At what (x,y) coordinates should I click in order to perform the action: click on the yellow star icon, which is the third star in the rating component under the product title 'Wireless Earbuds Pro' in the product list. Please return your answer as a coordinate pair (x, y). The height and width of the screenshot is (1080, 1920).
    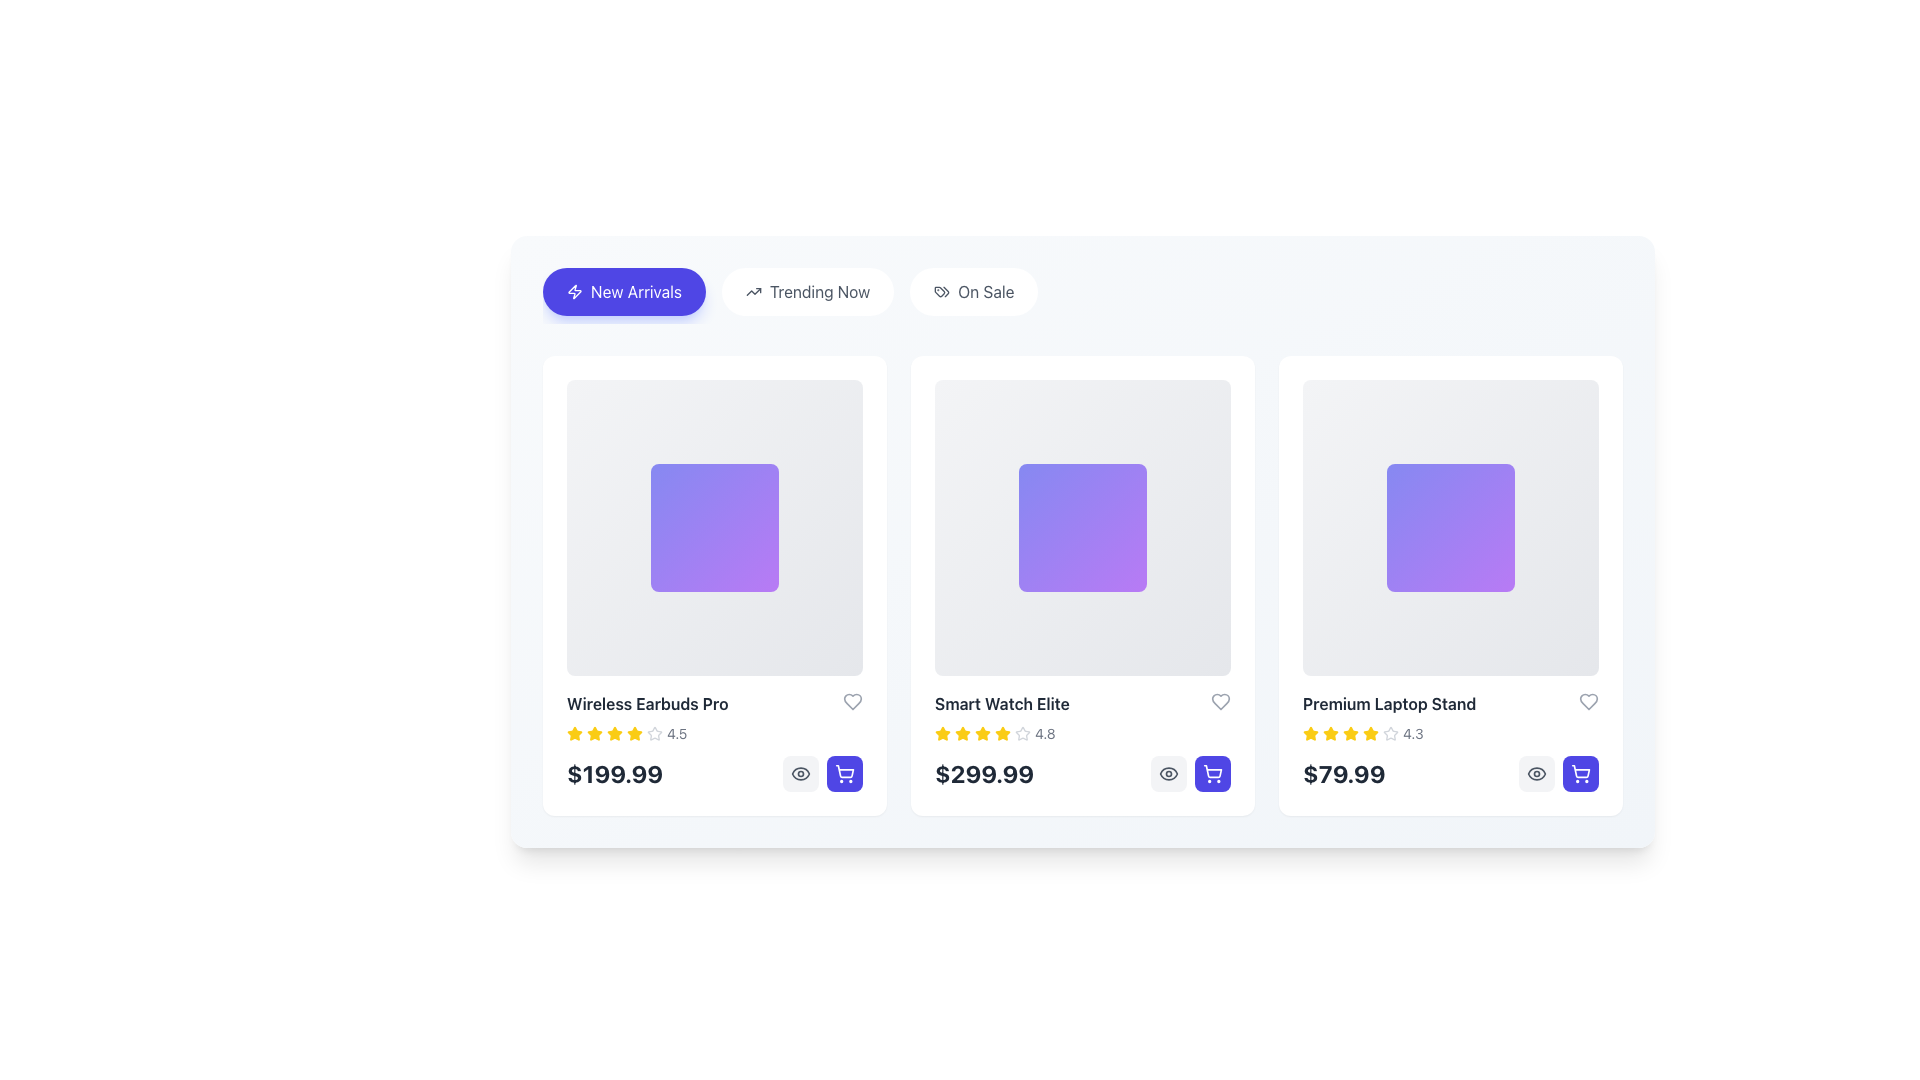
    Looking at the image, I should click on (594, 733).